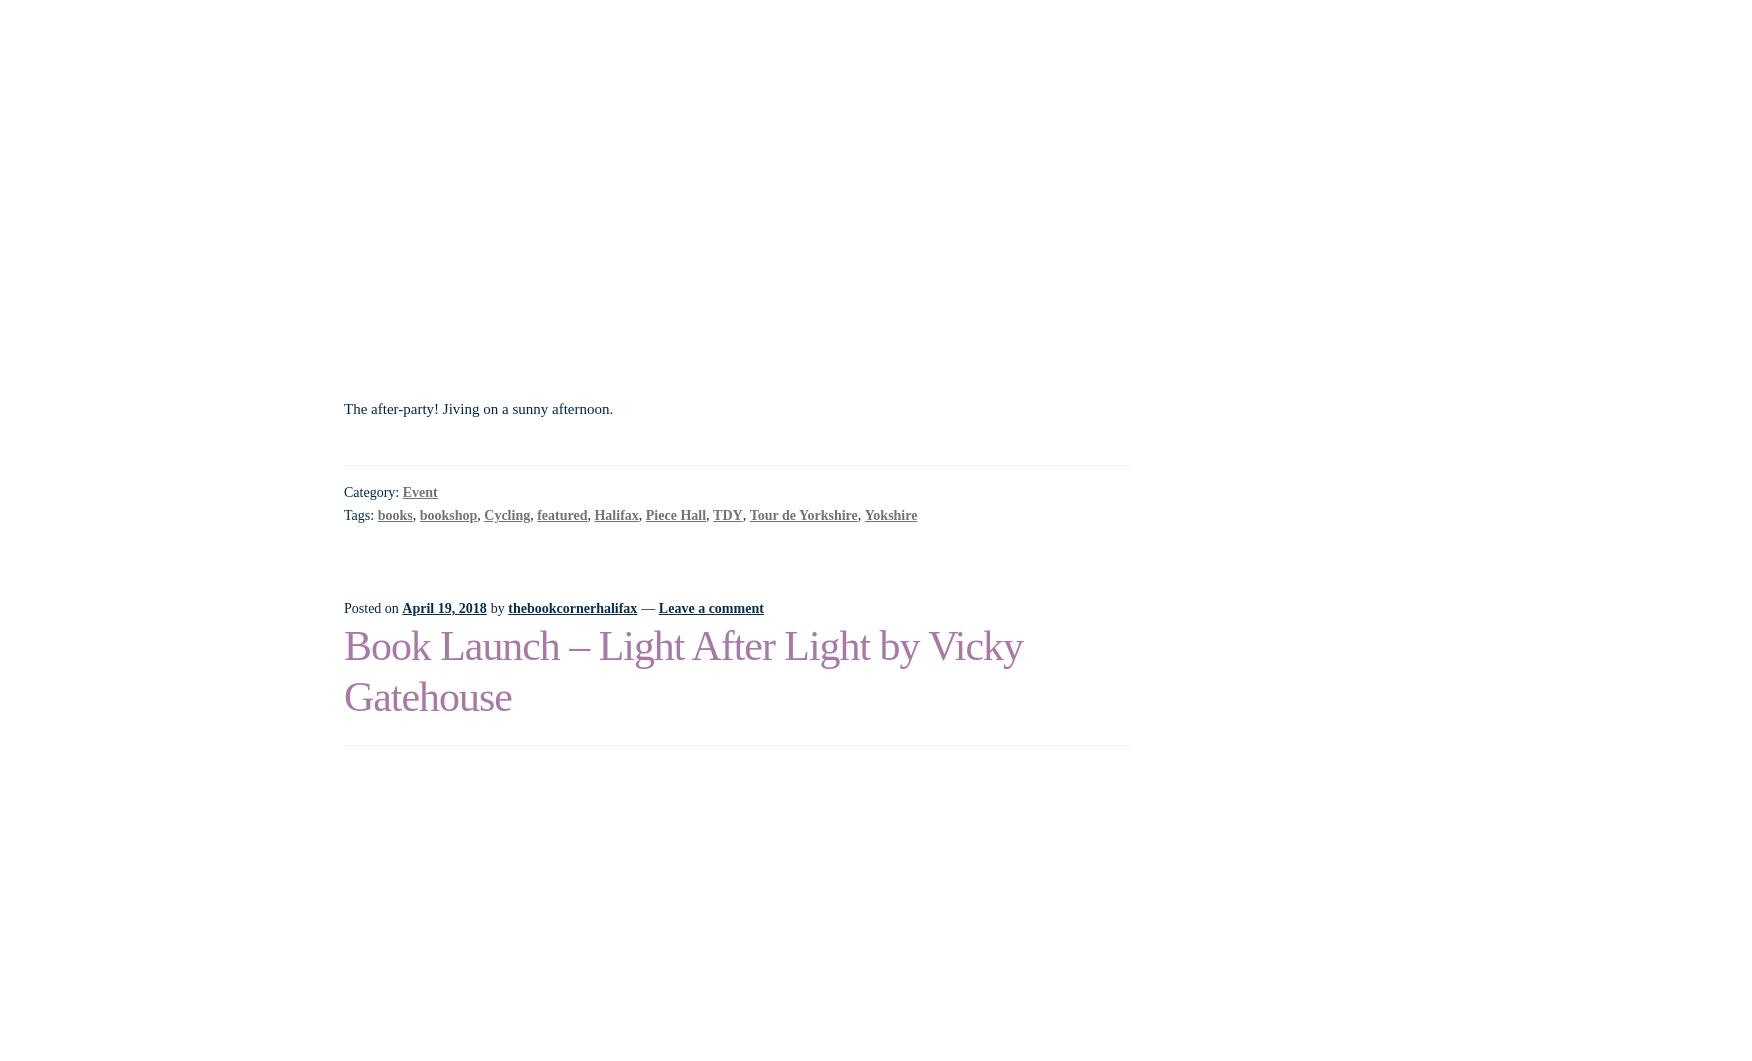 This screenshot has height=1061, width=1752. What do you see at coordinates (447, 514) in the screenshot?
I see `'bookshop'` at bounding box center [447, 514].